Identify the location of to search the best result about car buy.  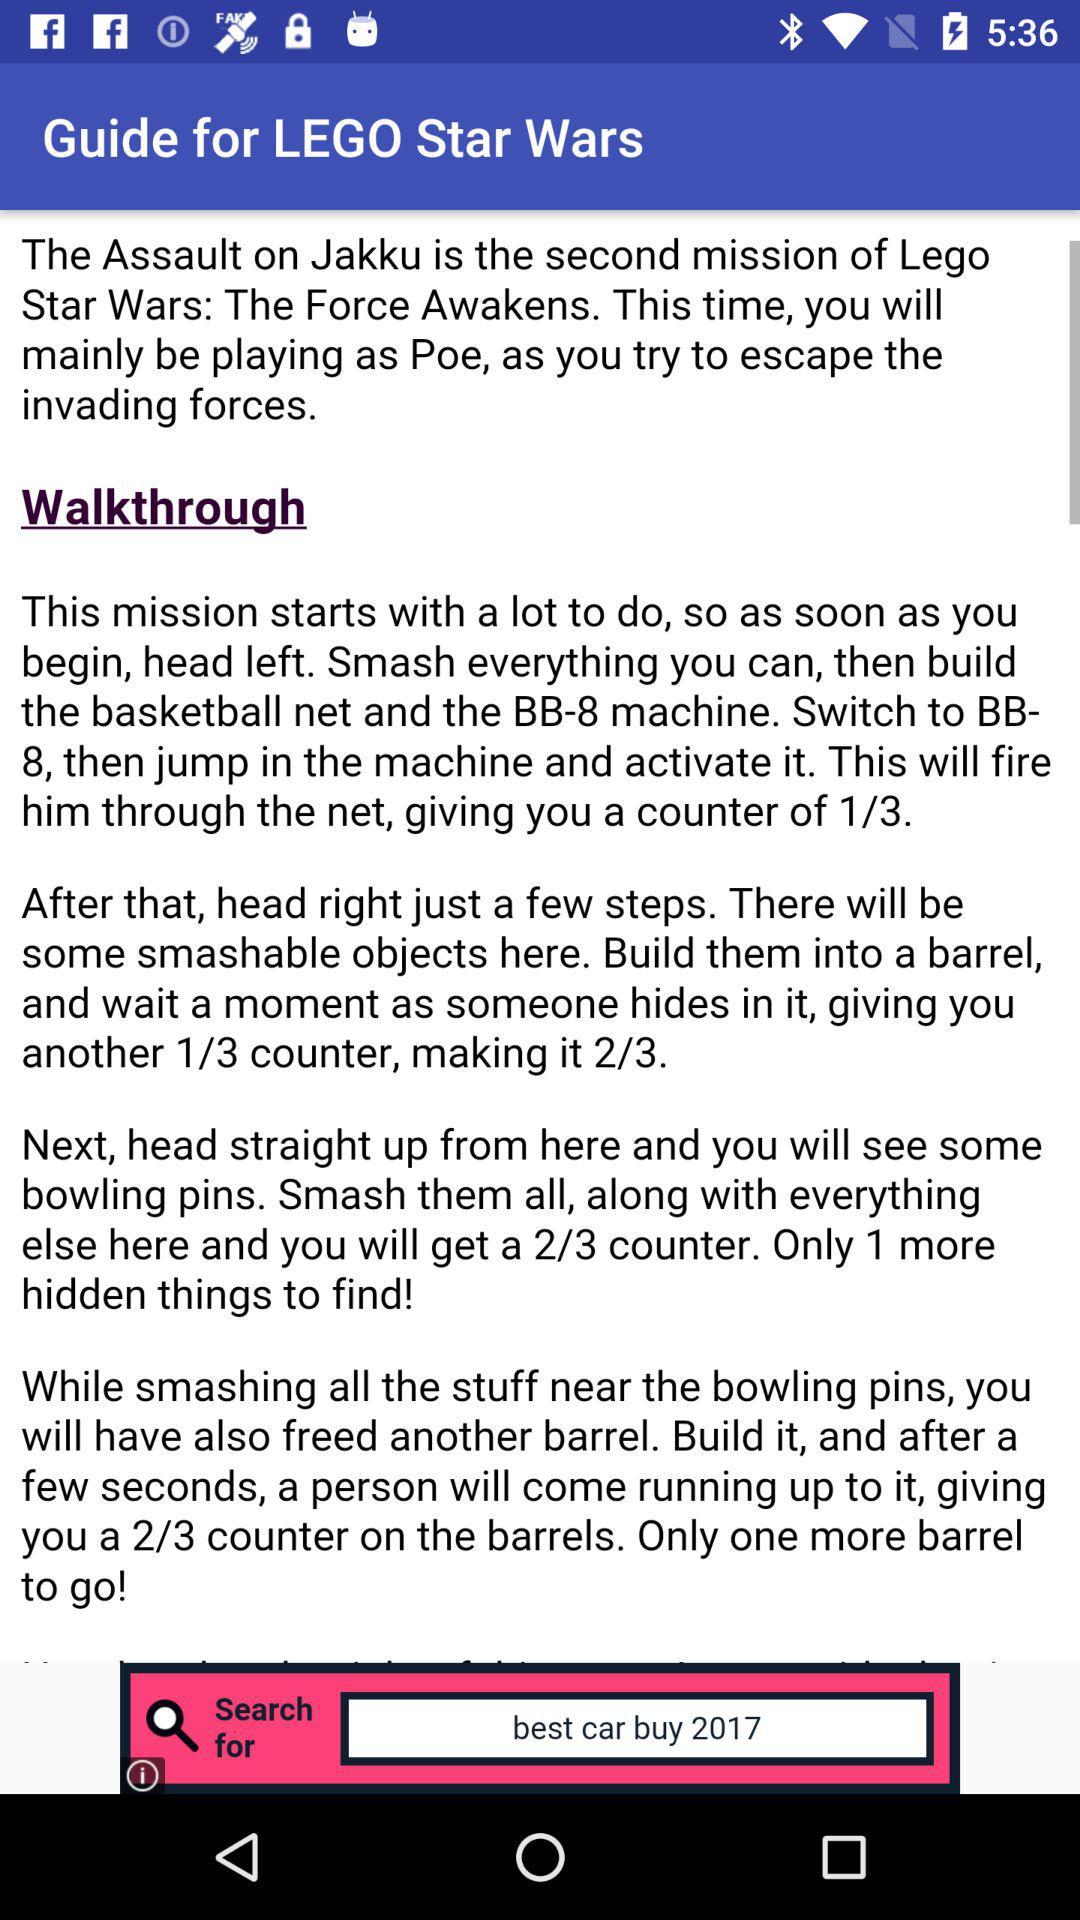
(540, 1727).